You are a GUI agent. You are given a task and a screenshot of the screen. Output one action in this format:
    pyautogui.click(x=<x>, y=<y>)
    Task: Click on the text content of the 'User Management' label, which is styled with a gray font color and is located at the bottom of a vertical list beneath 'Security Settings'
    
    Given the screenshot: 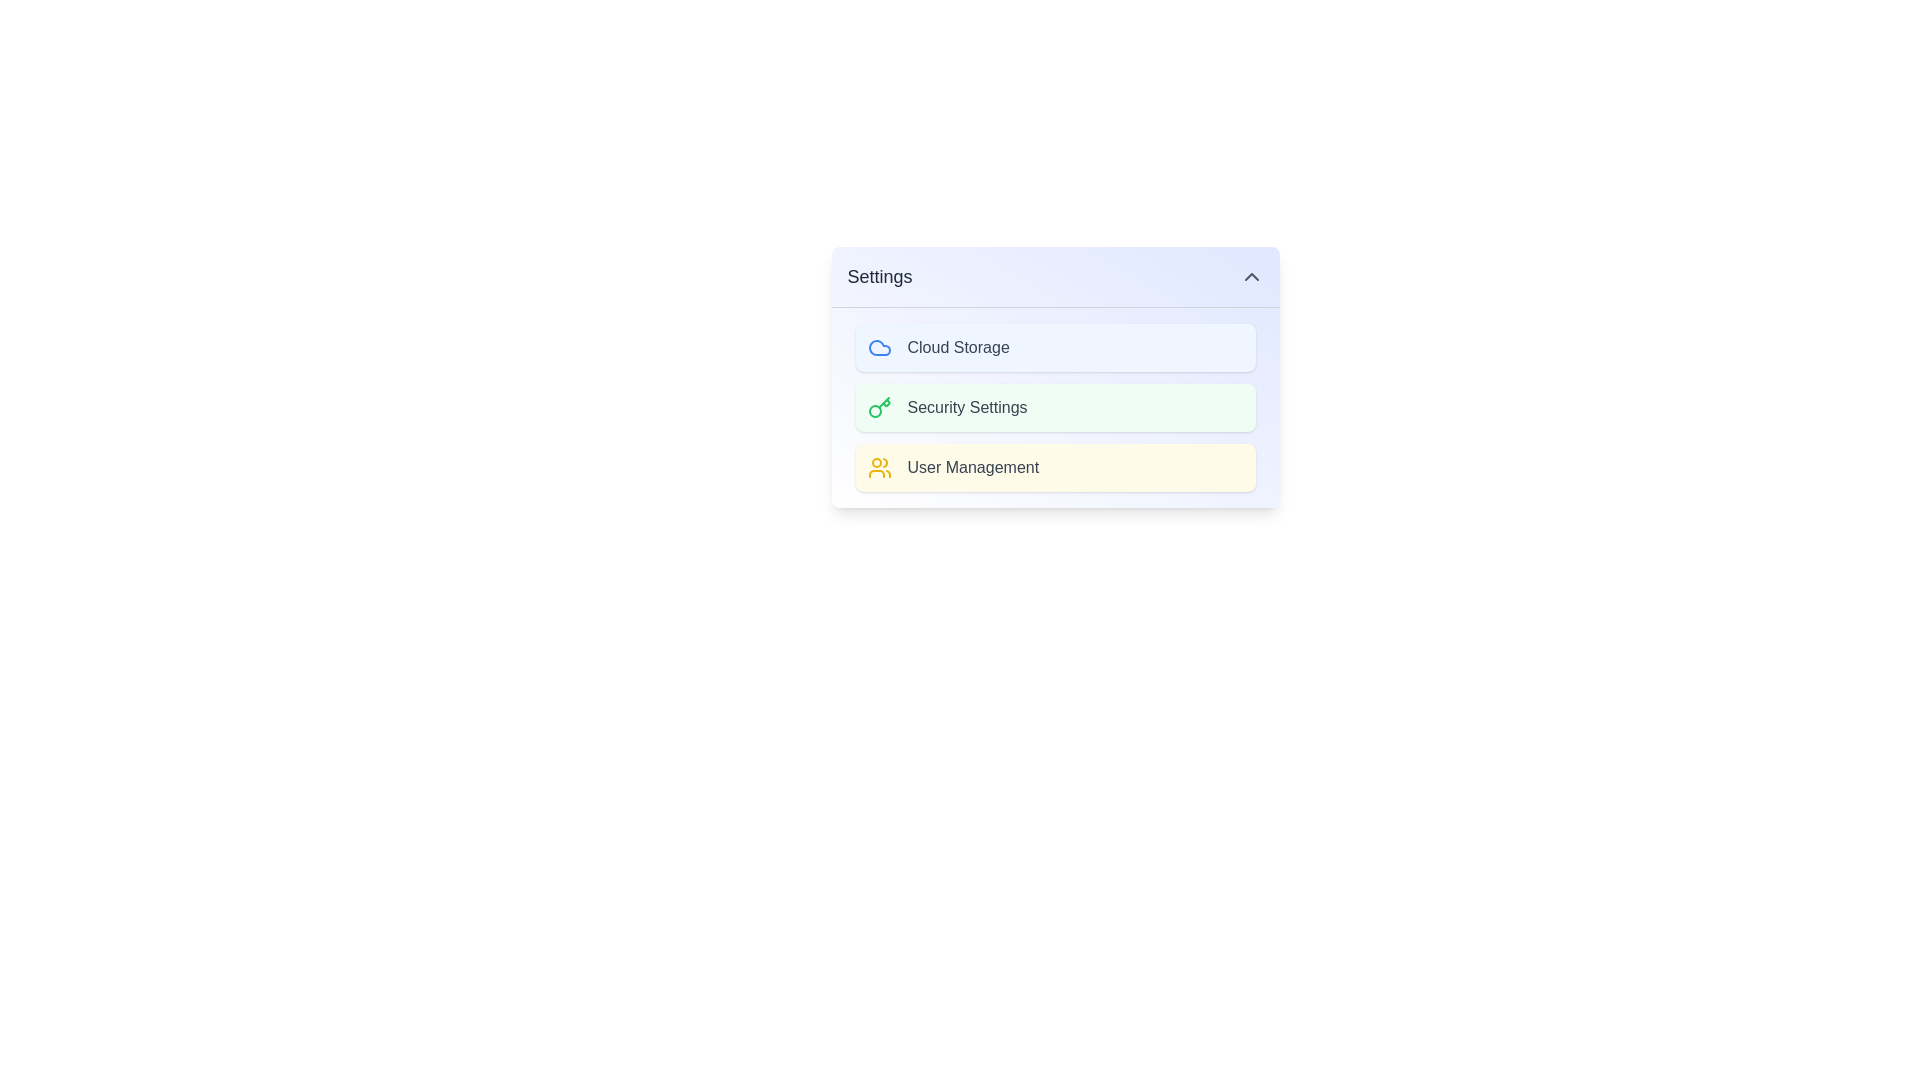 What is the action you would take?
    pyautogui.click(x=973, y=467)
    